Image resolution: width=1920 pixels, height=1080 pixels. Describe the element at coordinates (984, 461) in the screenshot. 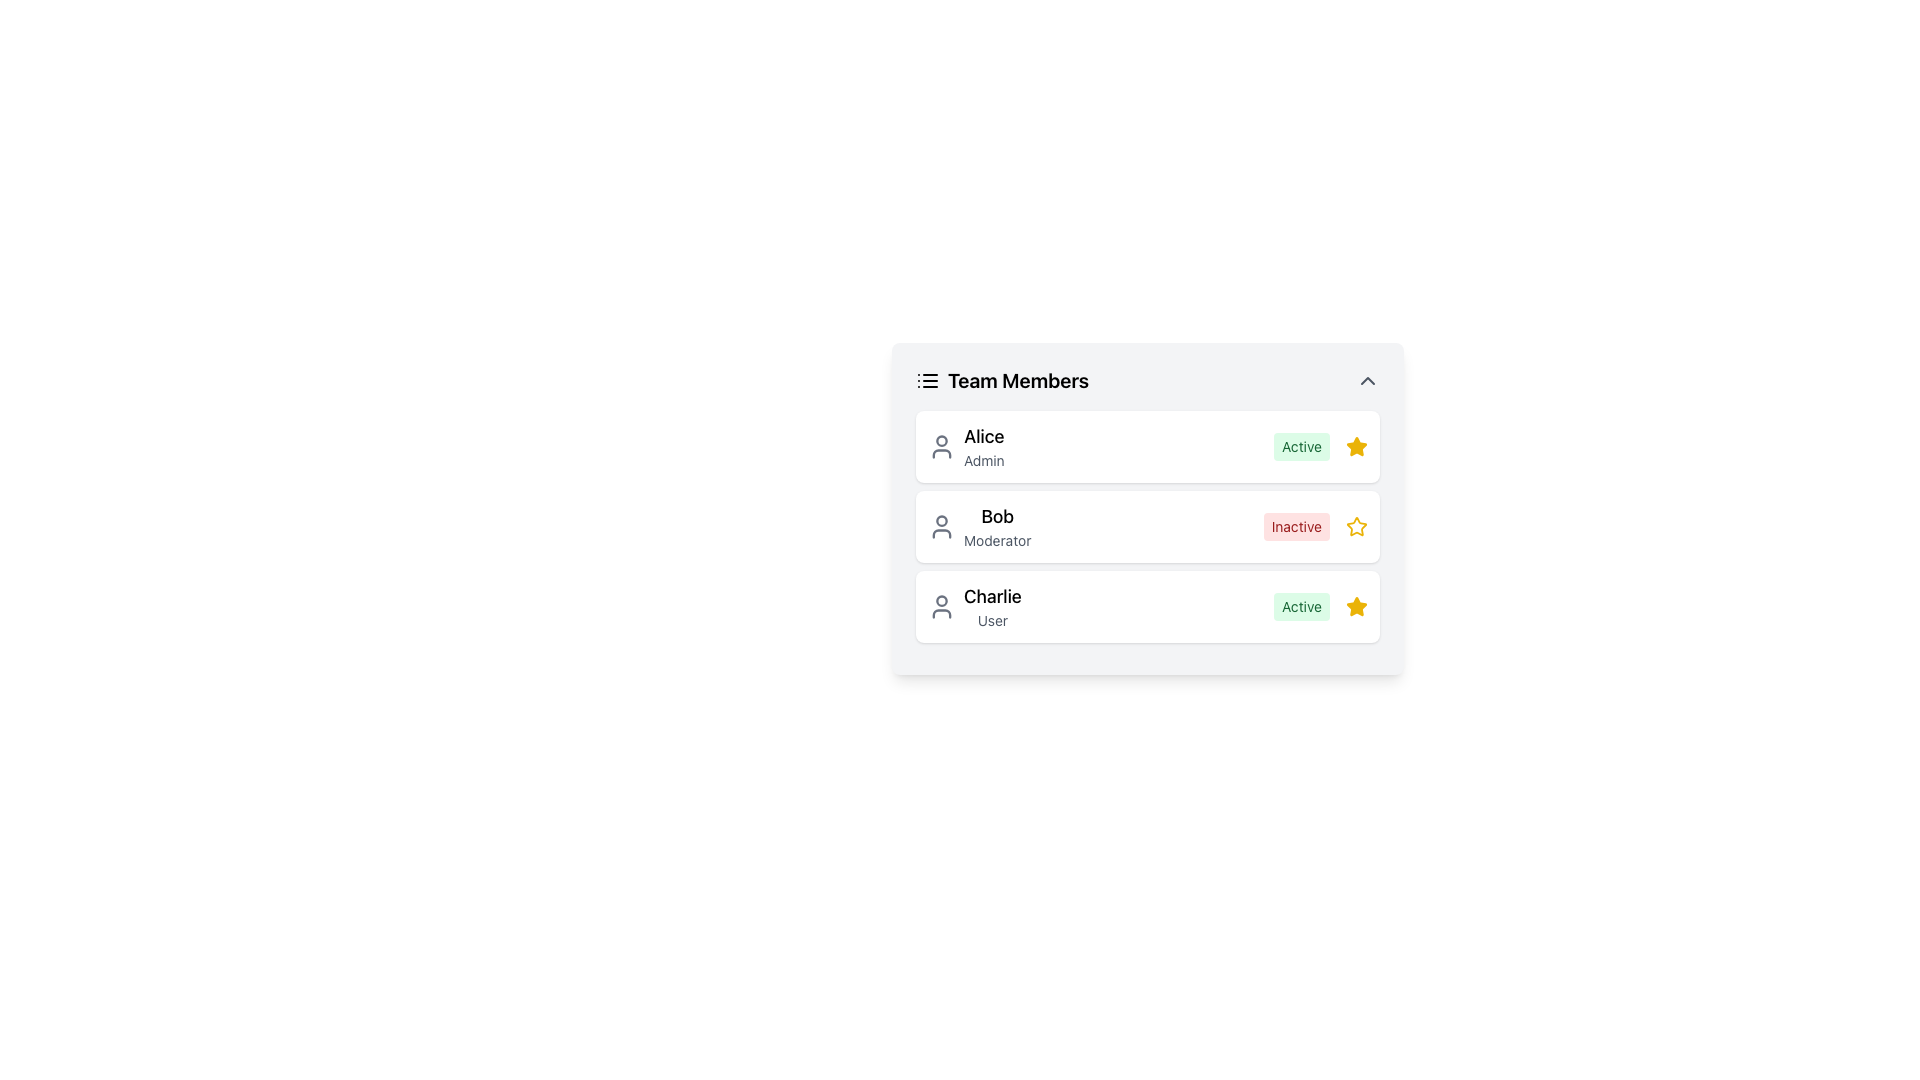

I see `the text label displaying 'Admin', which is a small gray font, located directly below 'Alice' in the 'Team Members' section` at that location.